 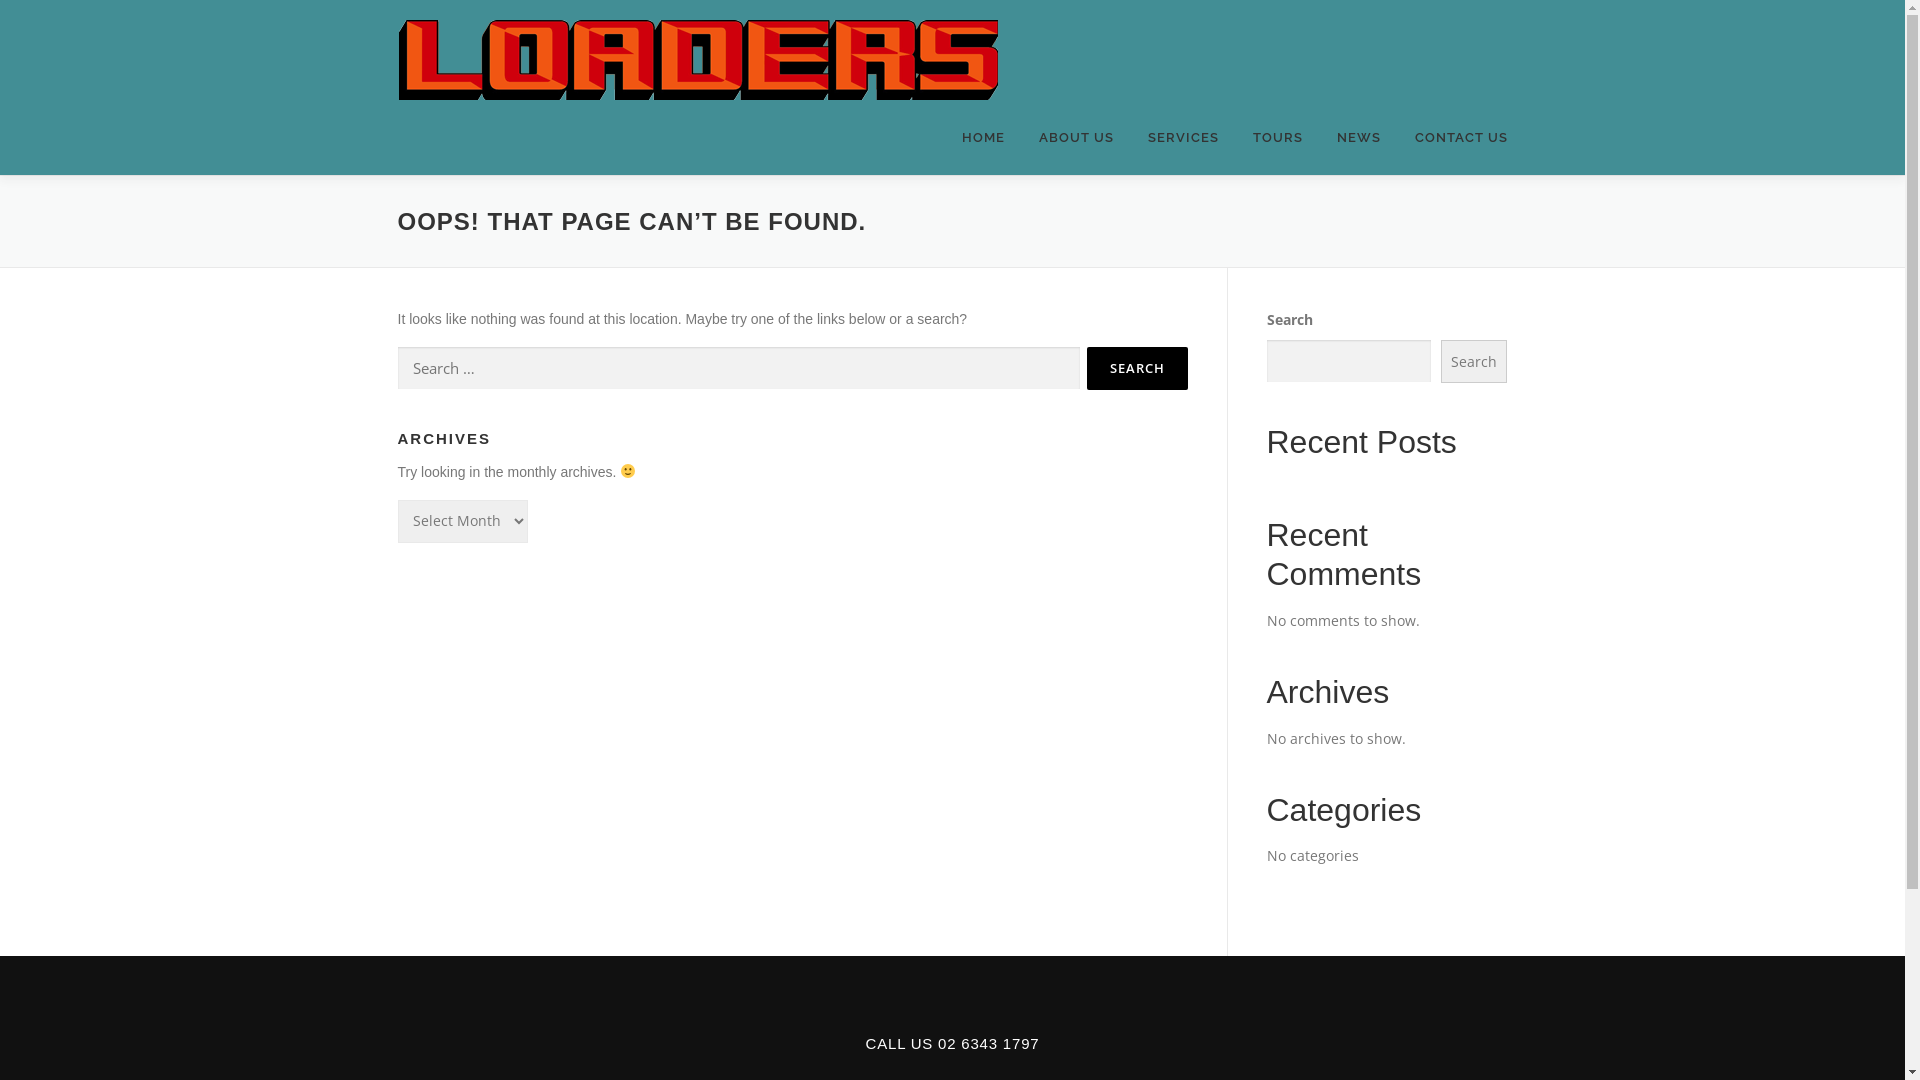 I want to click on 'SERVICES', so click(x=1129, y=136).